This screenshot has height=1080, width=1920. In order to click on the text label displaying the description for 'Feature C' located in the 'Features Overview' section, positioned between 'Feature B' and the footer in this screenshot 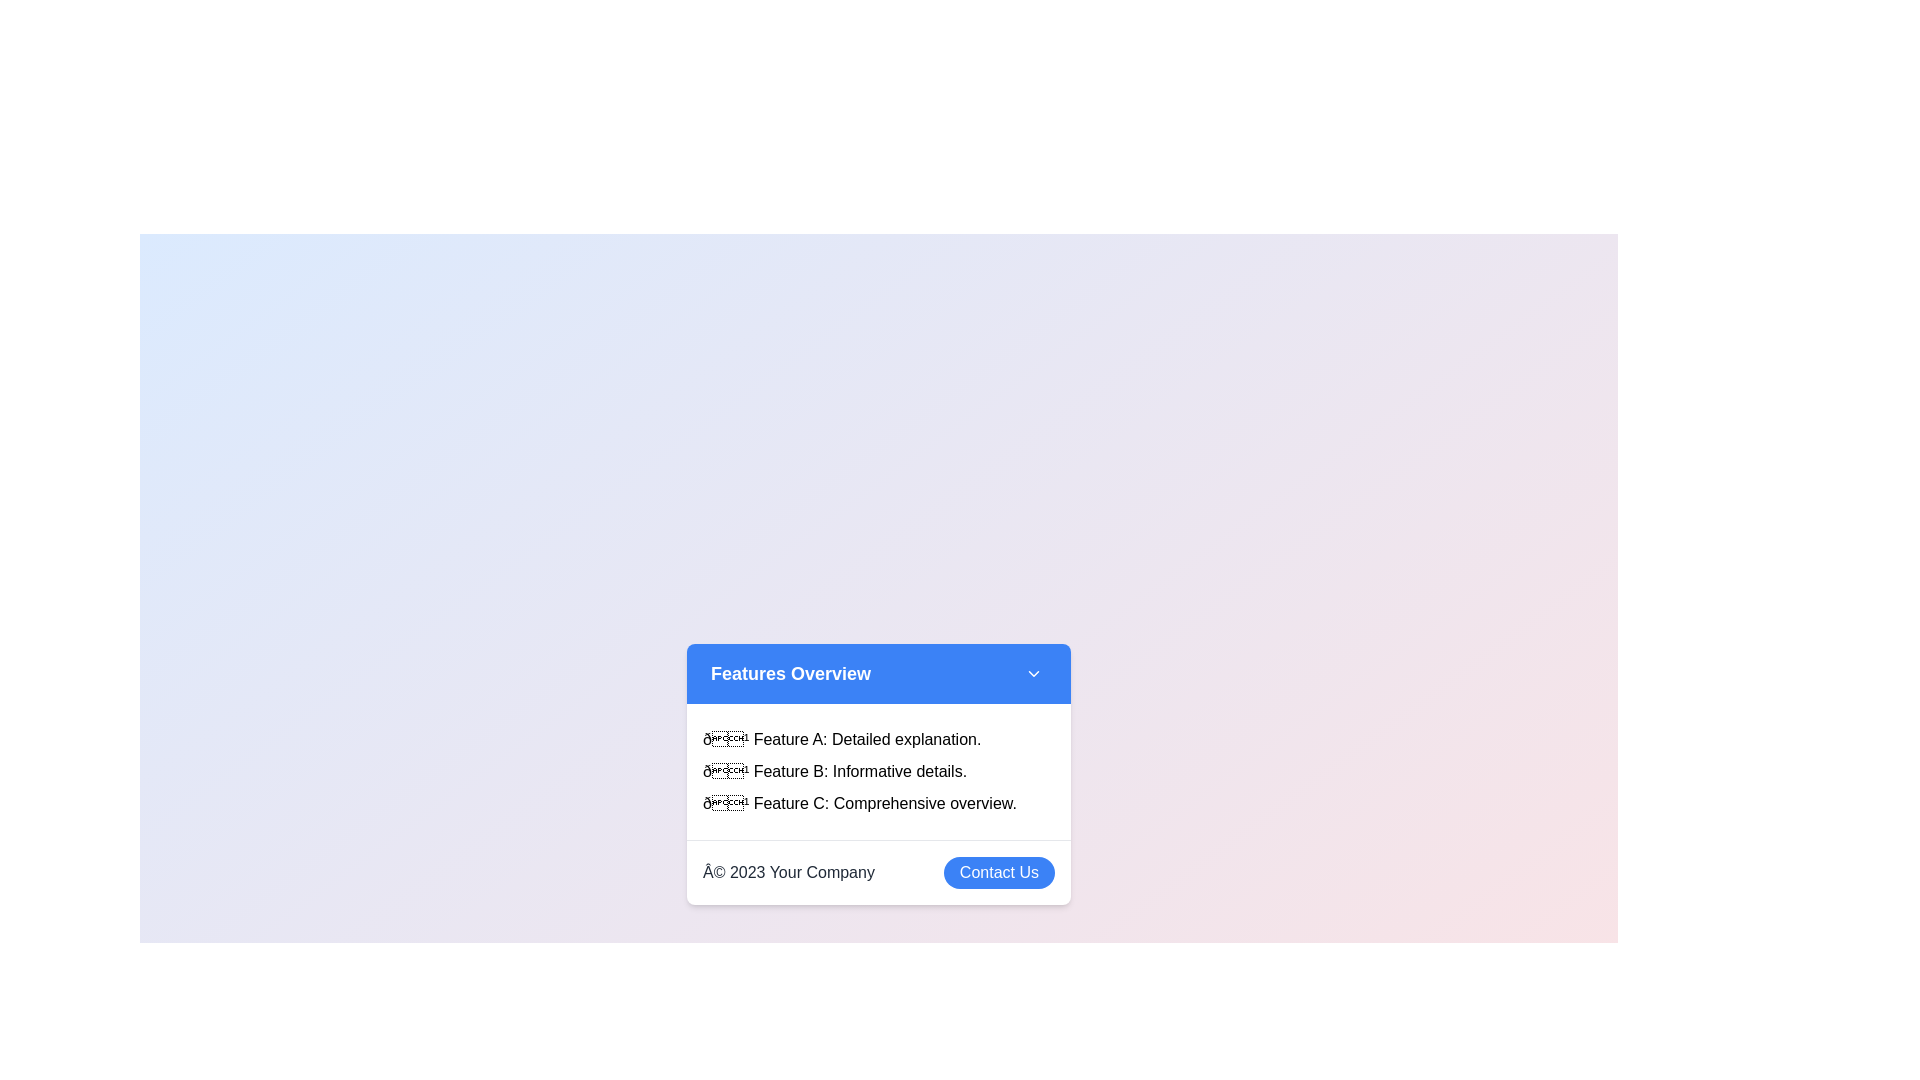, I will do `click(878, 801)`.